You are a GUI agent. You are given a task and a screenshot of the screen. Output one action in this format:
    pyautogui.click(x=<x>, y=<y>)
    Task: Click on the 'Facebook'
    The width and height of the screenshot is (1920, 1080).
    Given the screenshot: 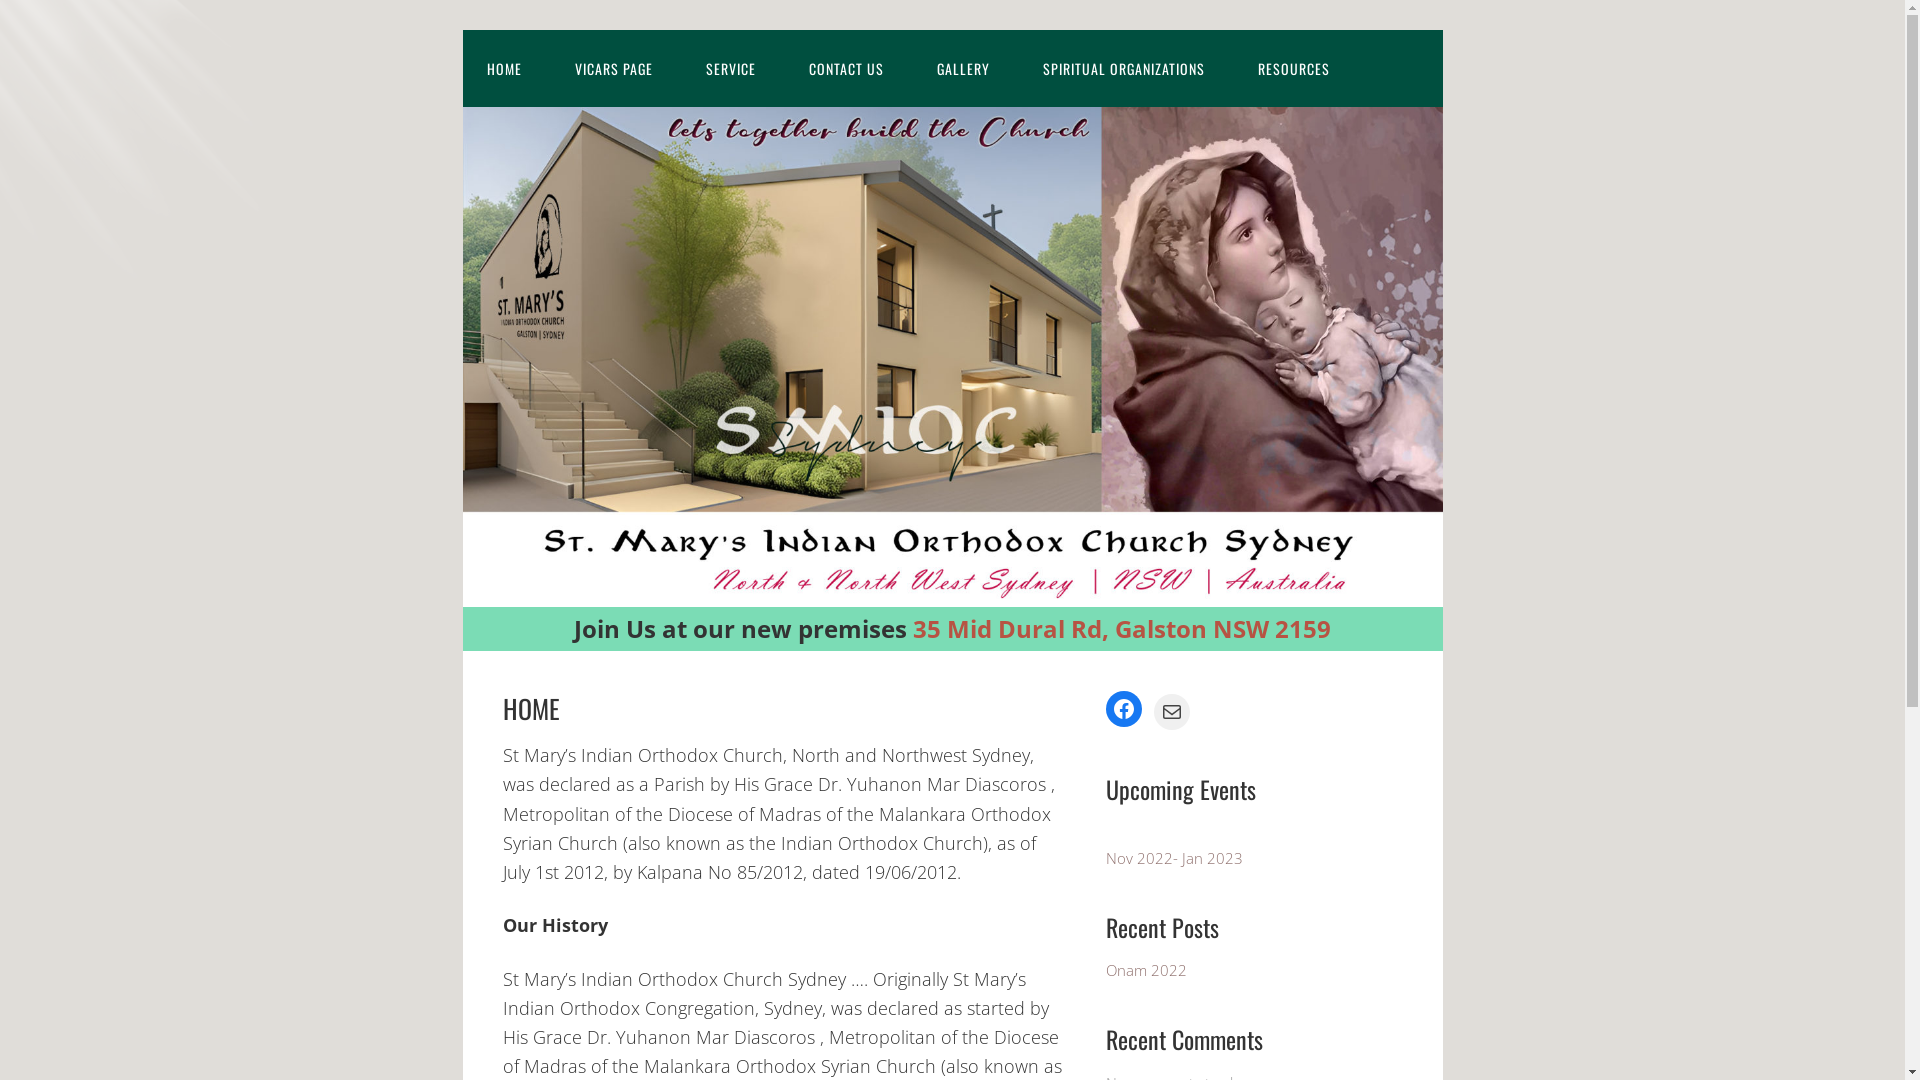 What is the action you would take?
    pyautogui.click(x=1123, y=708)
    